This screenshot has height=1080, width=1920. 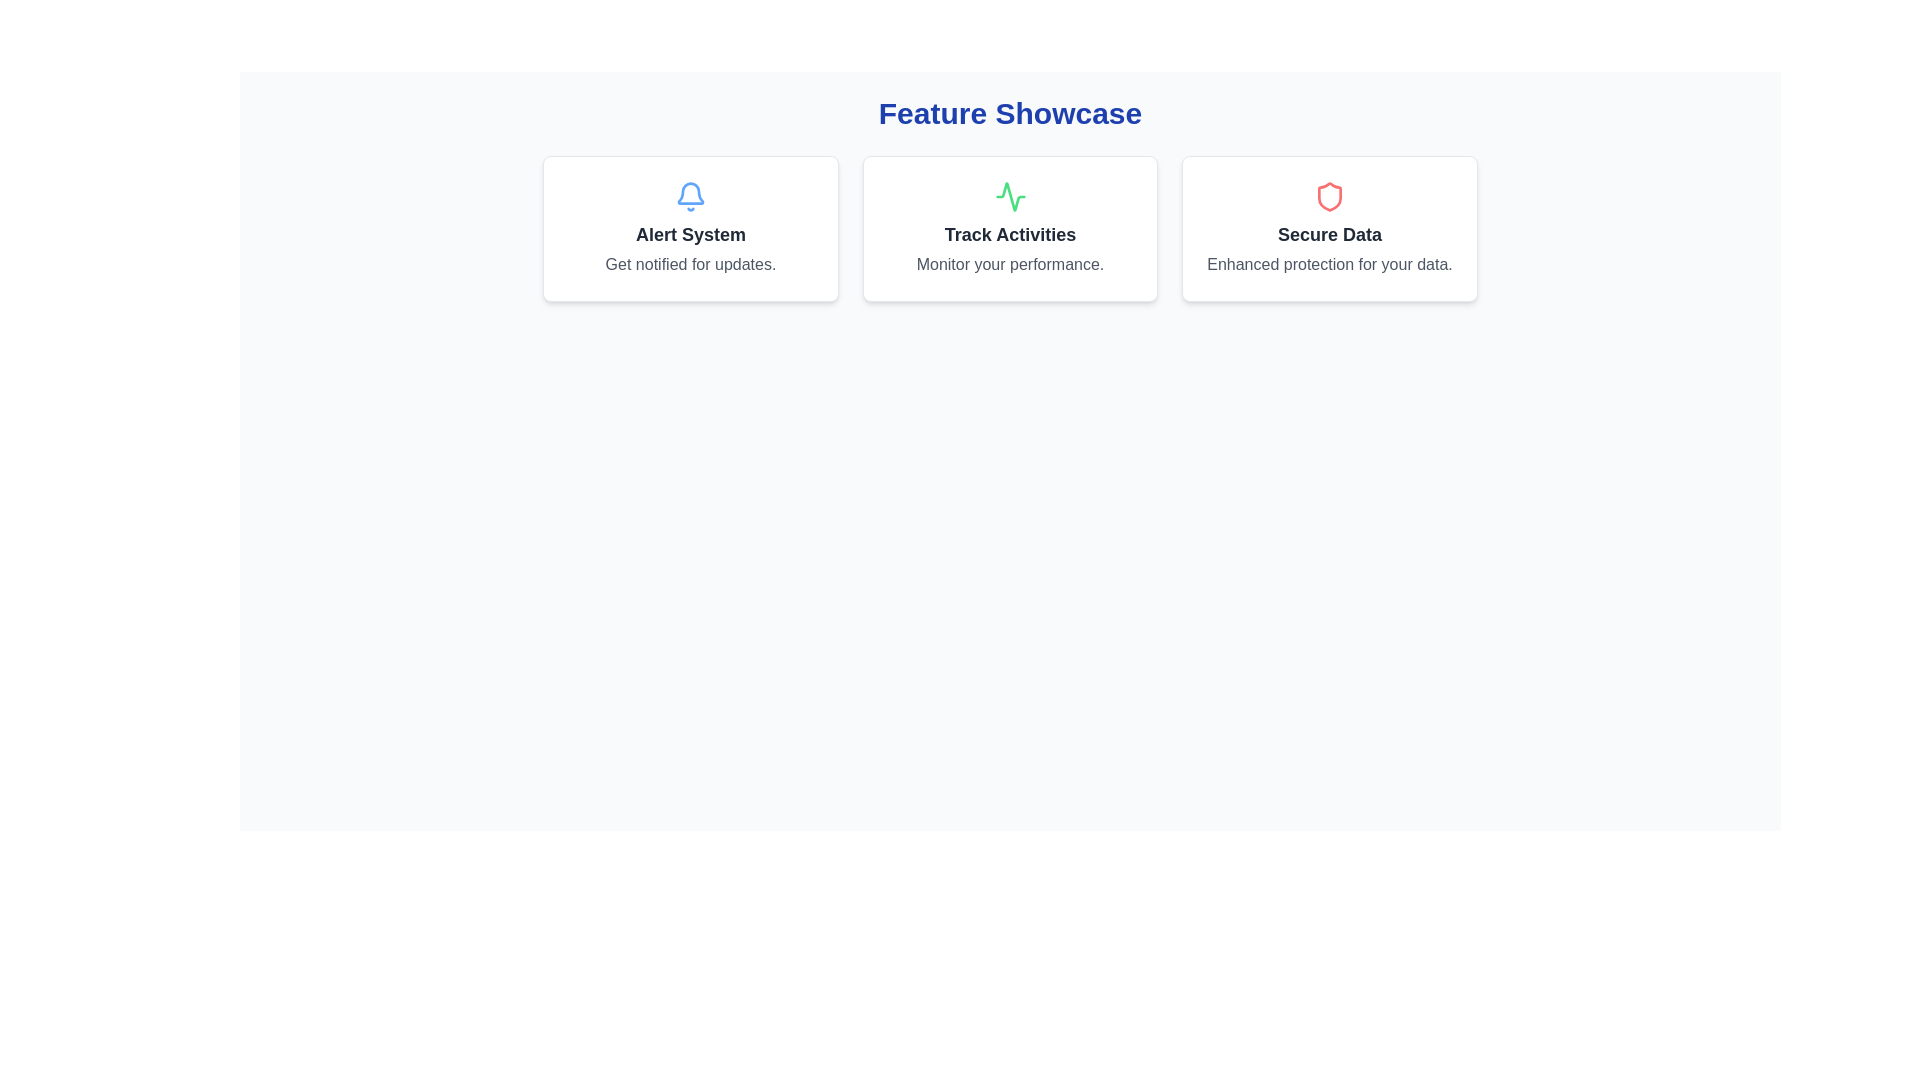 I want to click on the text element that reads 'Monitor your performance.' which is styled in gray and located beneath the 'Track Activities' title in the middle content block, so click(x=1010, y=264).